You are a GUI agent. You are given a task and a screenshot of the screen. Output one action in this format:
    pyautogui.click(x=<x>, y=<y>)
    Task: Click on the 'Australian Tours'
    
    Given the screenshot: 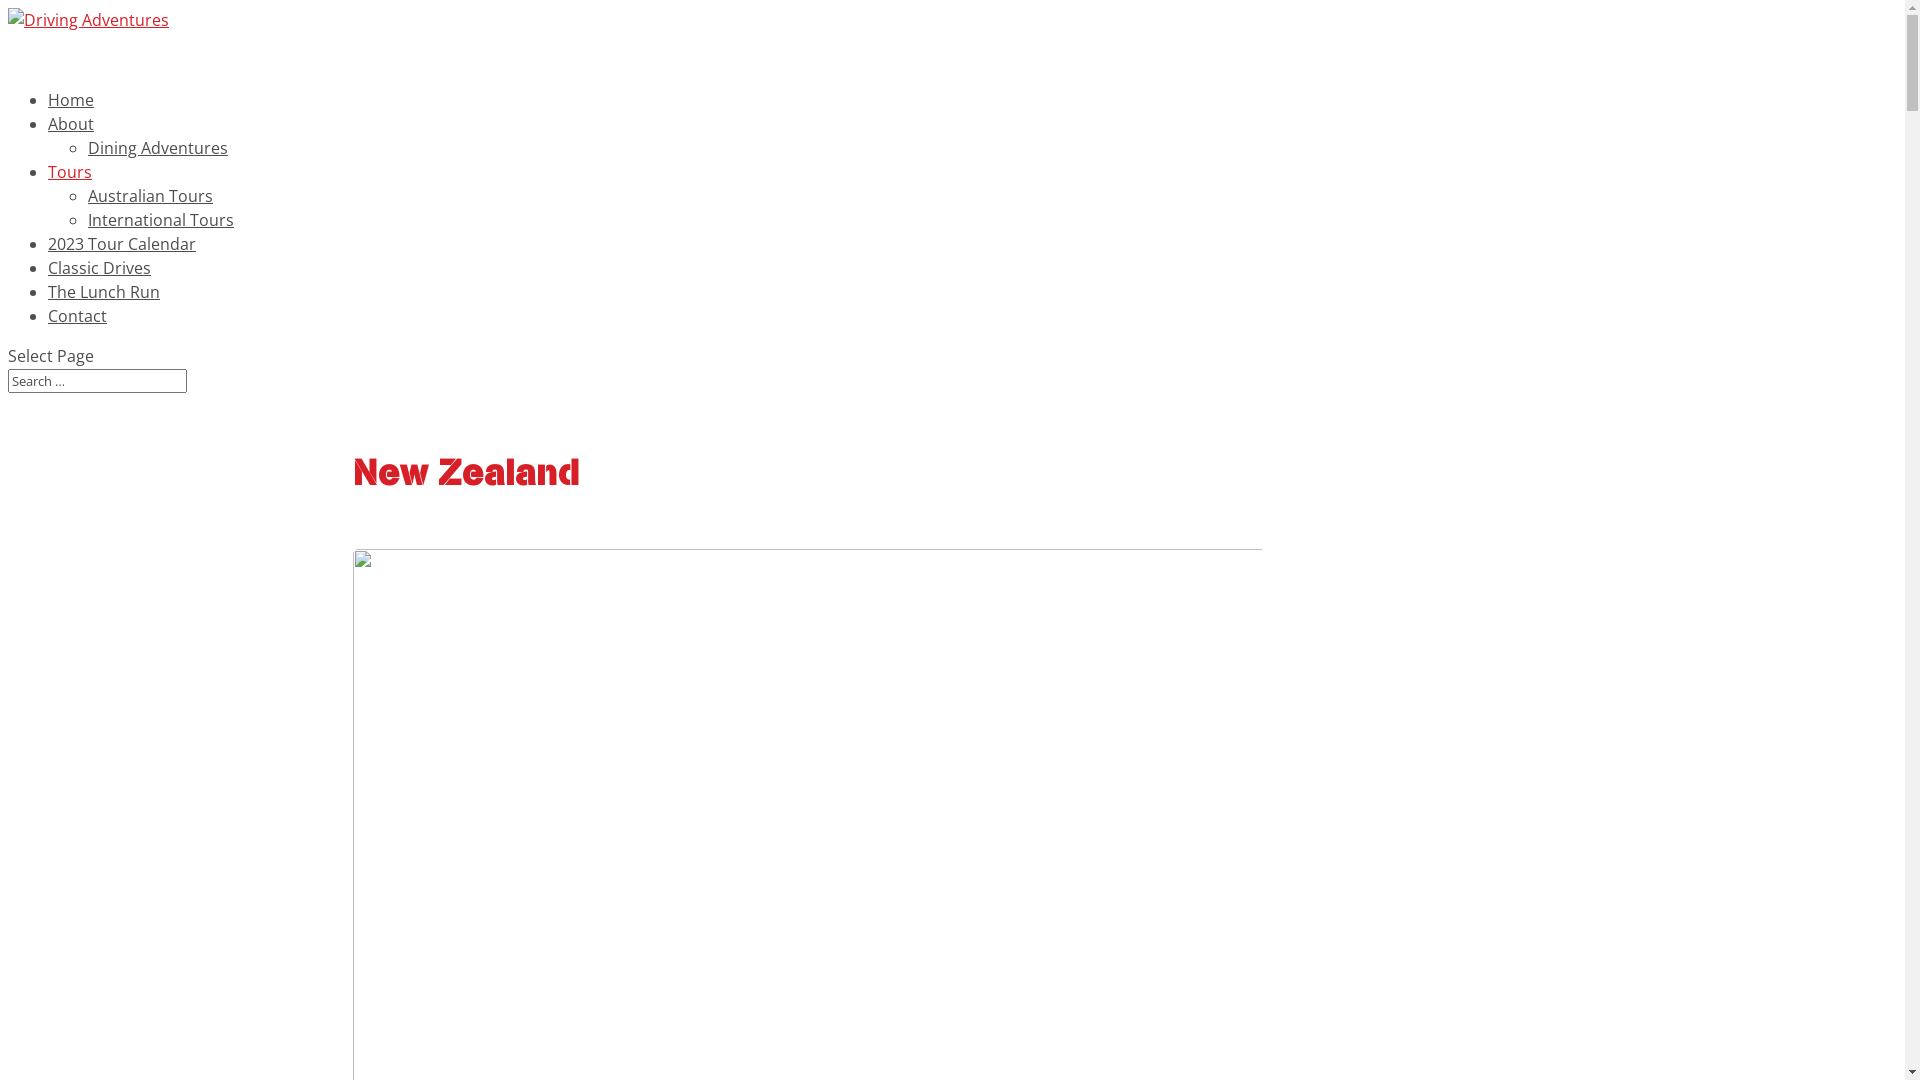 What is the action you would take?
    pyautogui.click(x=149, y=196)
    